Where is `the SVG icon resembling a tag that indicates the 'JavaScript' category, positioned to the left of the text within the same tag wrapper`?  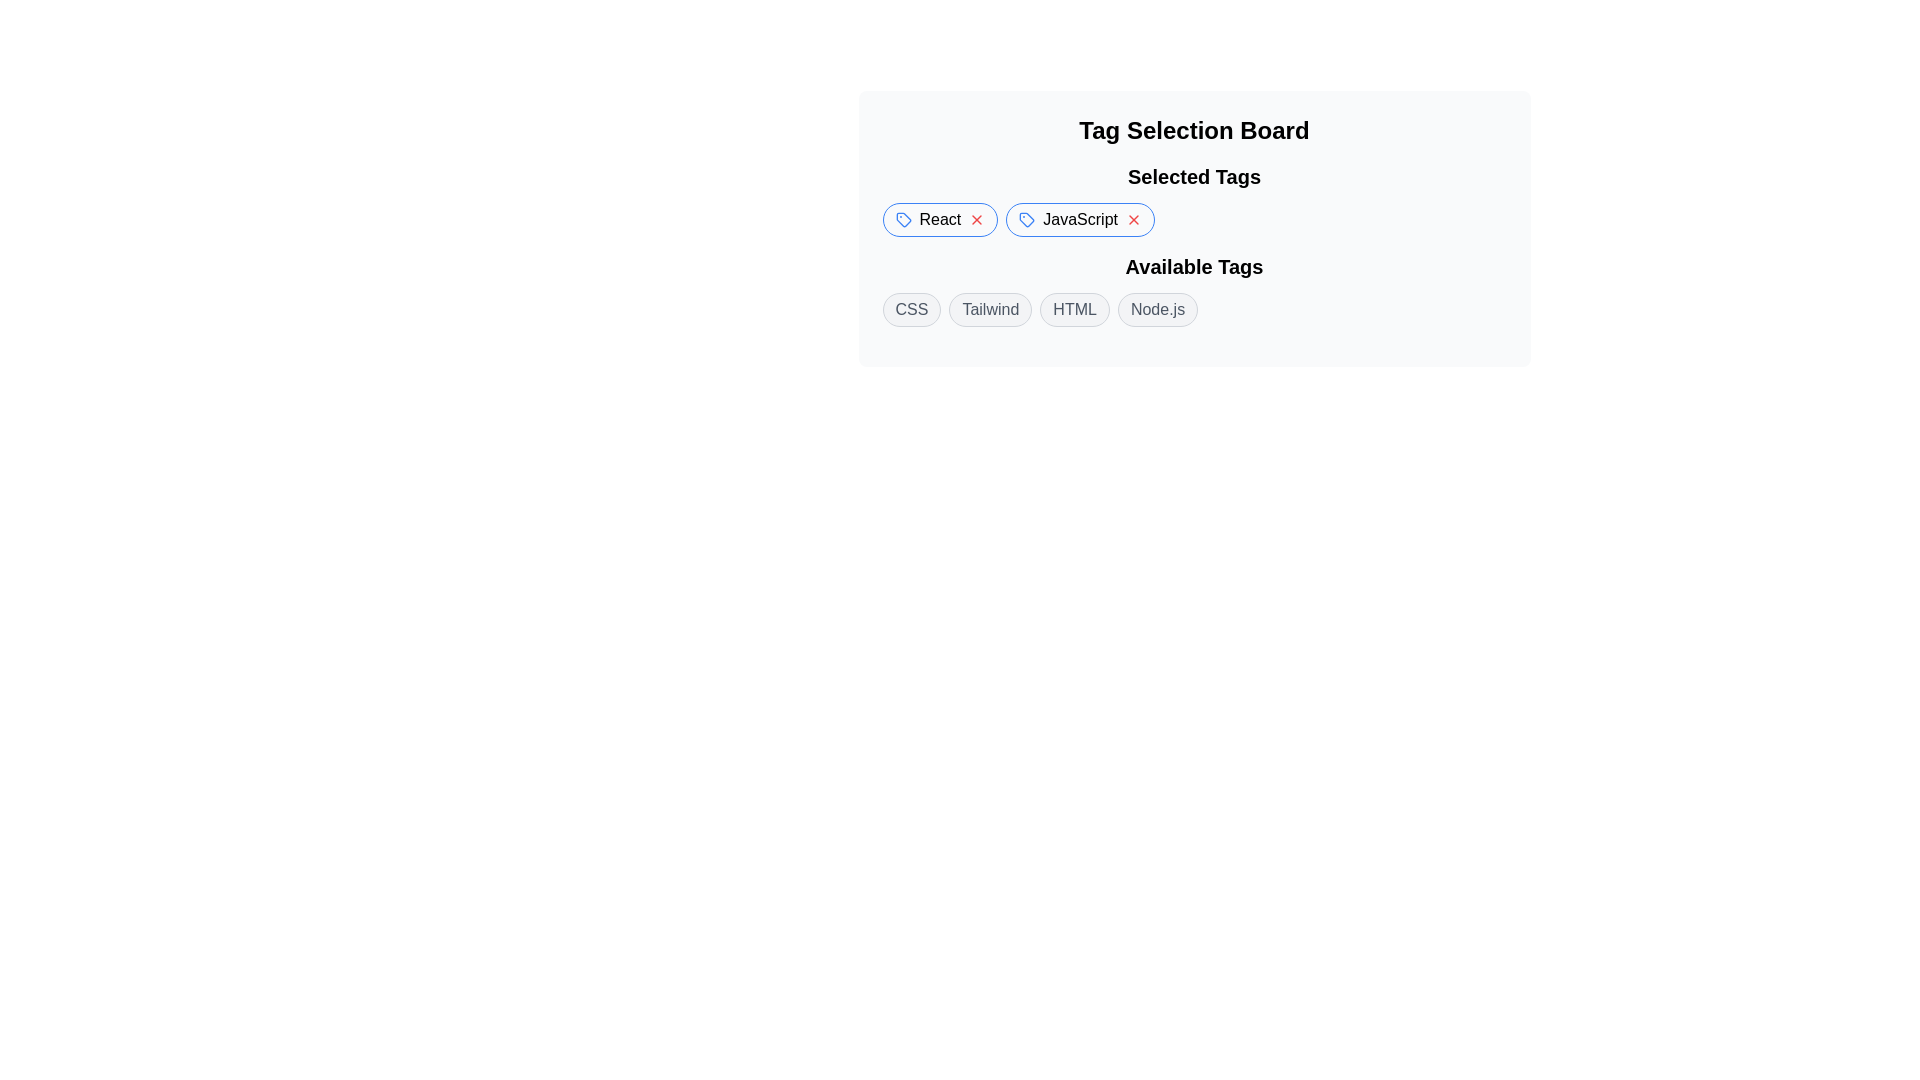
the SVG icon resembling a tag that indicates the 'JavaScript' category, positioned to the left of the text within the same tag wrapper is located at coordinates (1027, 219).